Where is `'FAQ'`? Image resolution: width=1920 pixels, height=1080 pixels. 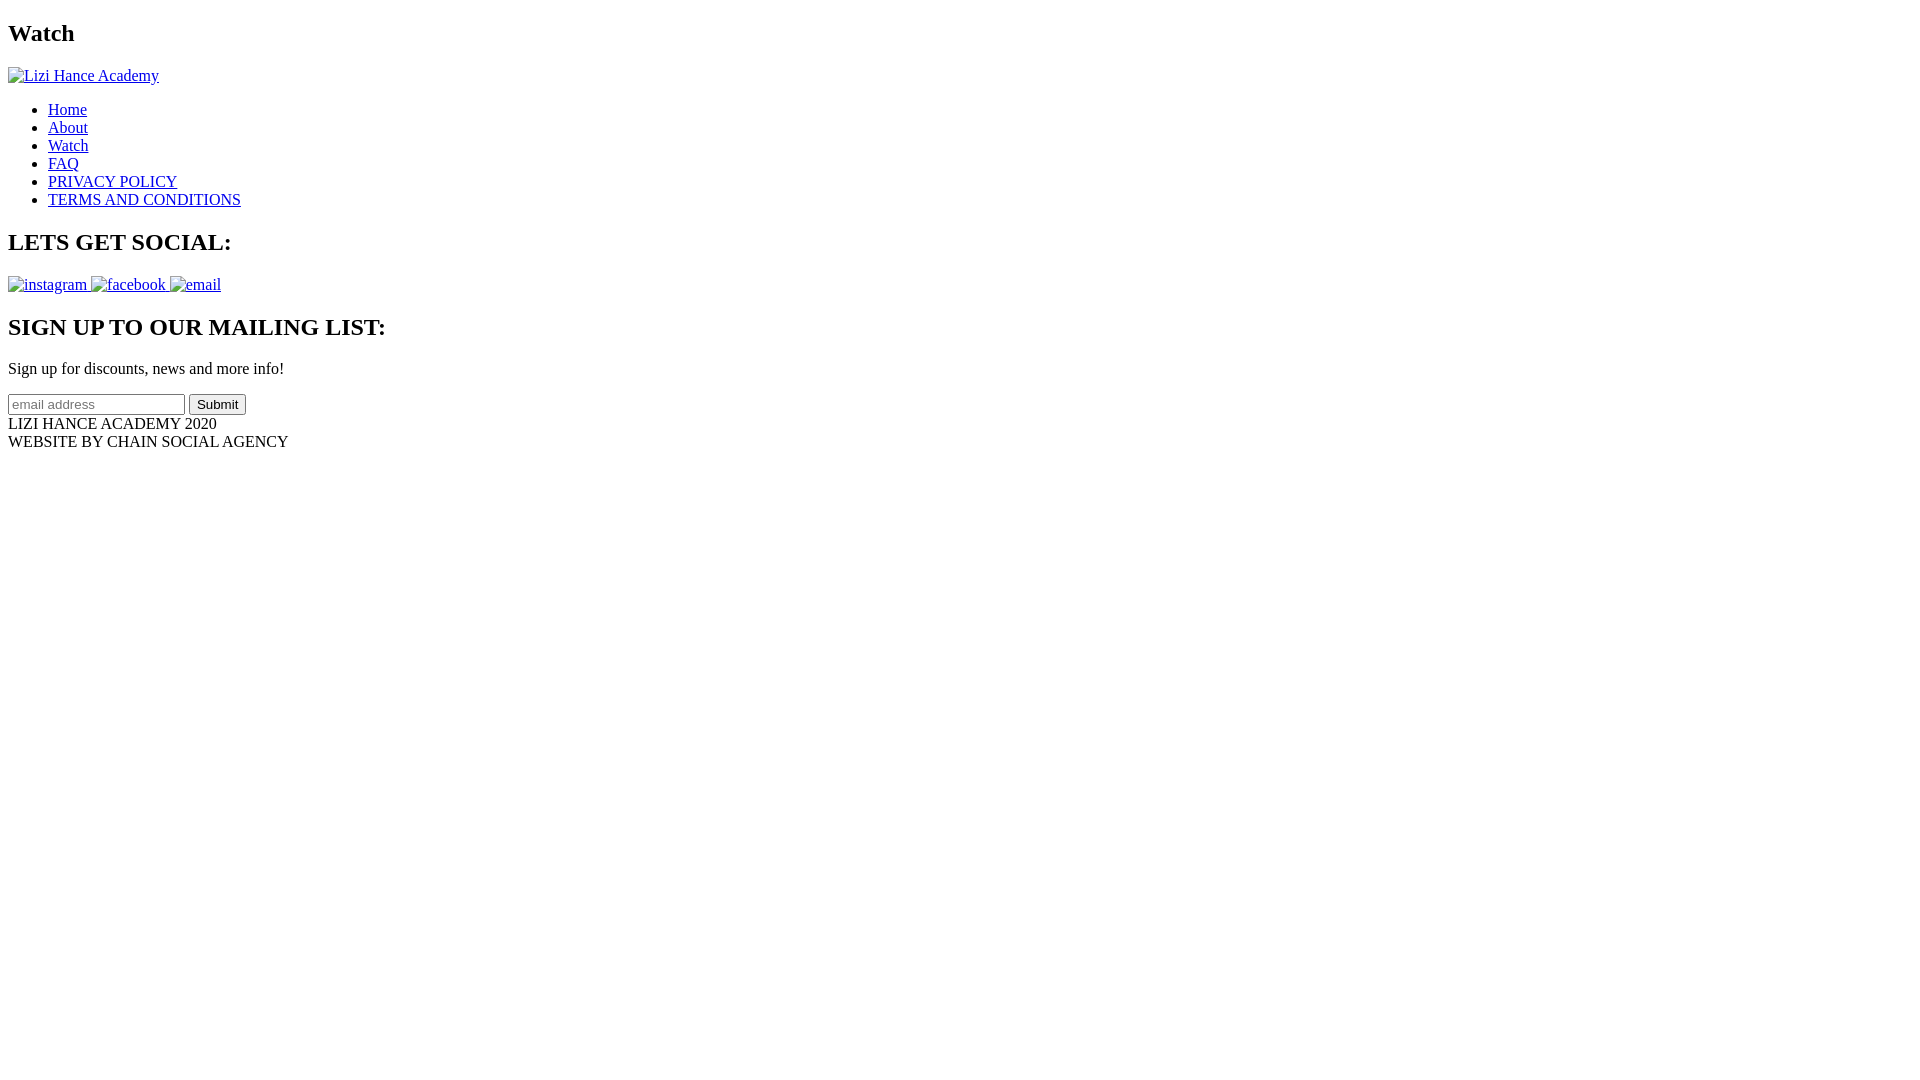
'FAQ' is located at coordinates (63, 162).